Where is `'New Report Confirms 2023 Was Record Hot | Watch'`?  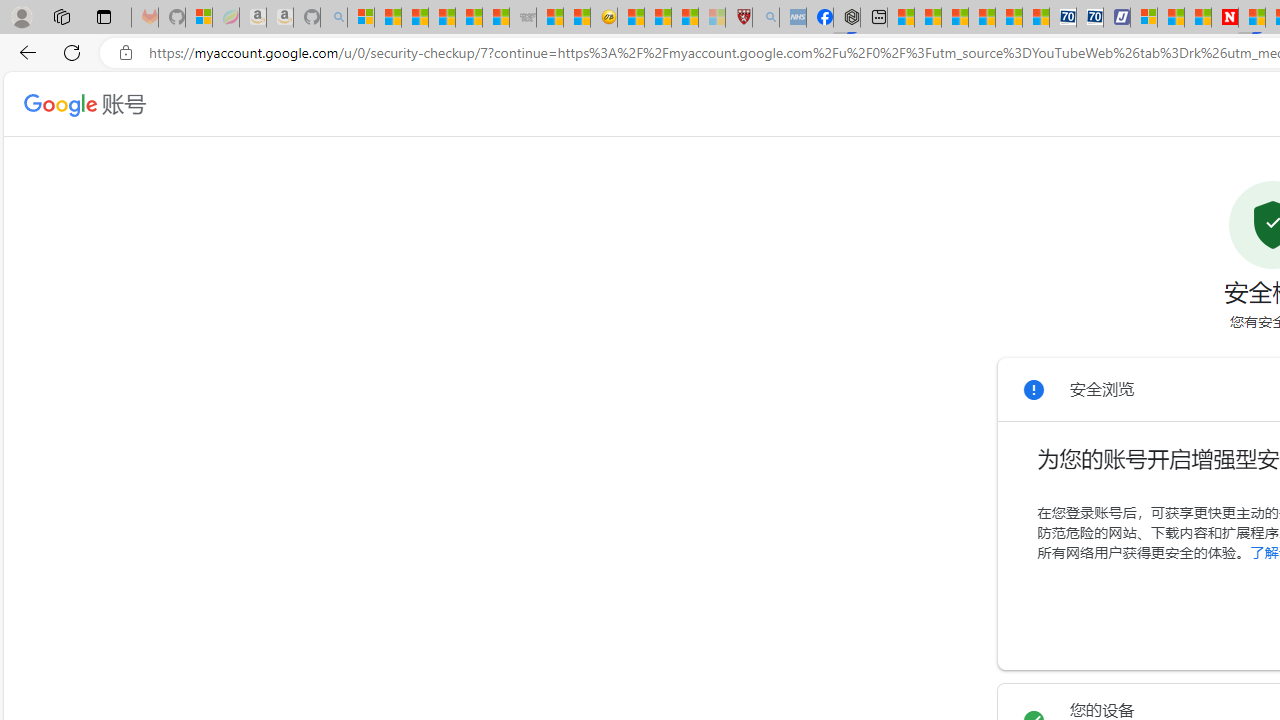 'New Report Confirms 2023 Was Record Hot | Watch' is located at coordinates (468, 17).